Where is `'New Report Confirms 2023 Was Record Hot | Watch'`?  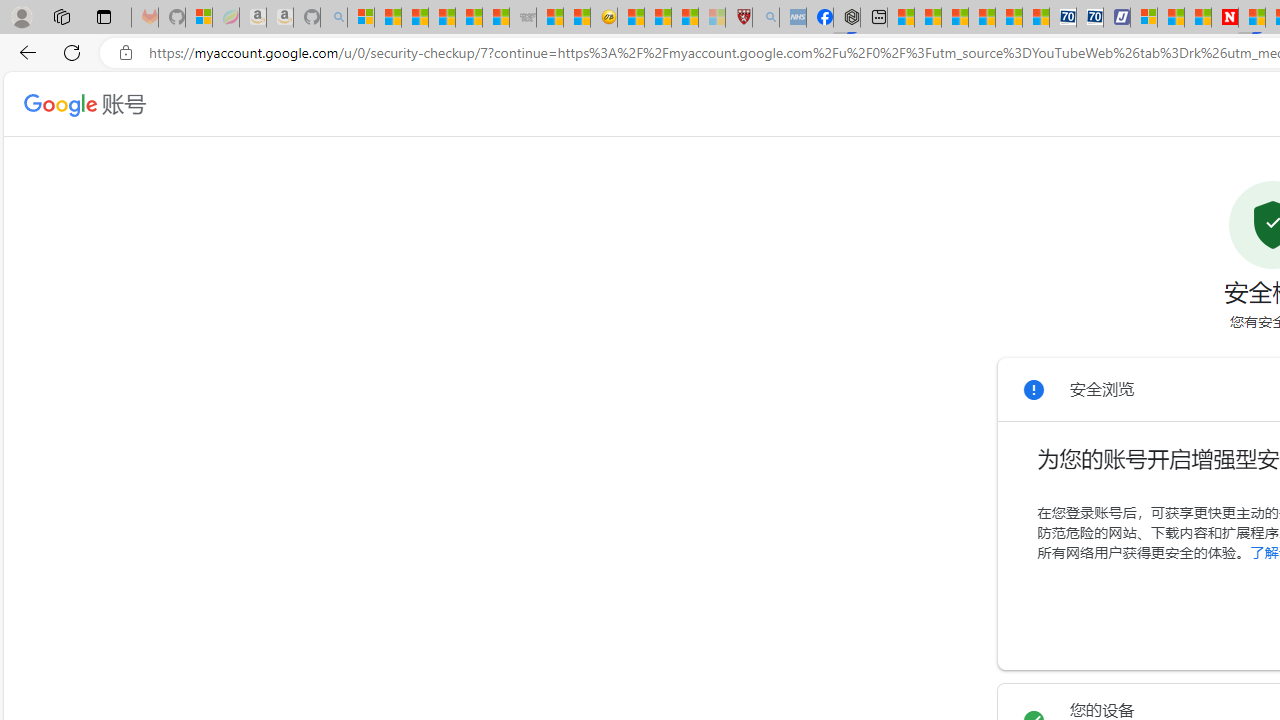 'New Report Confirms 2023 Was Record Hot | Watch' is located at coordinates (468, 17).